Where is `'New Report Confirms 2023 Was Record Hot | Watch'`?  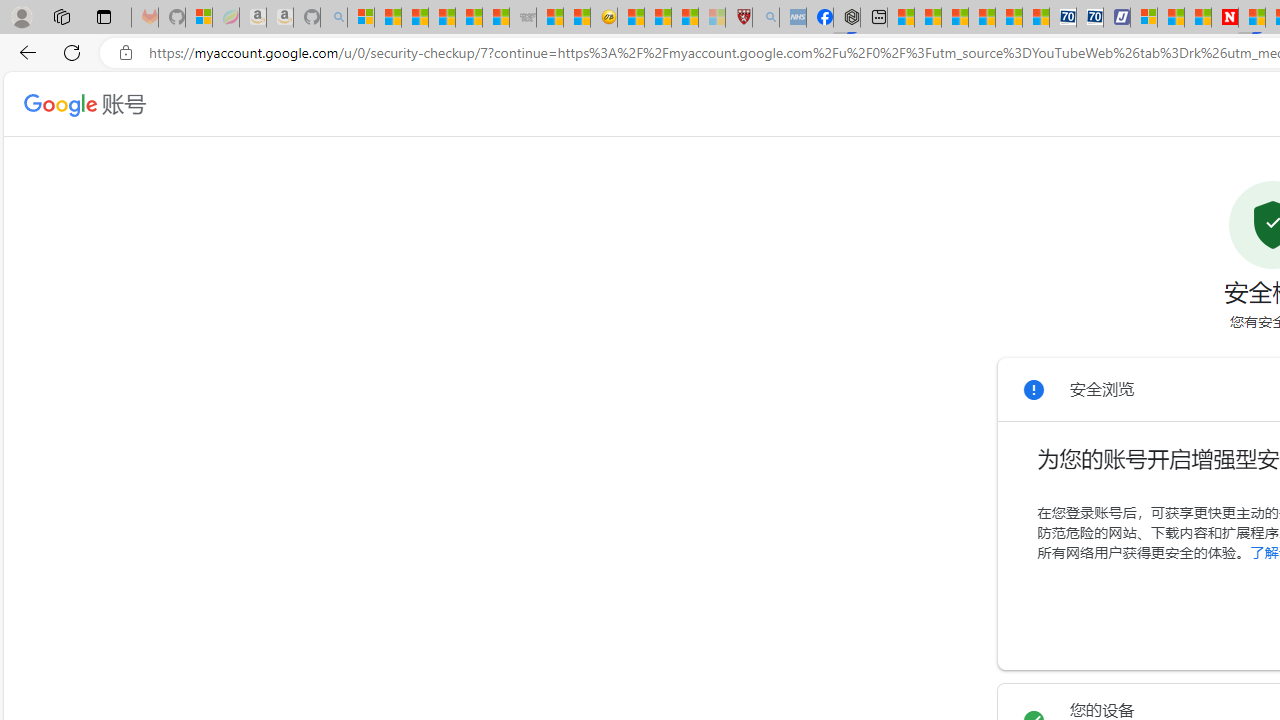 'New Report Confirms 2023 Was Record Hot | Watch' is located at coordinates (468, 17).